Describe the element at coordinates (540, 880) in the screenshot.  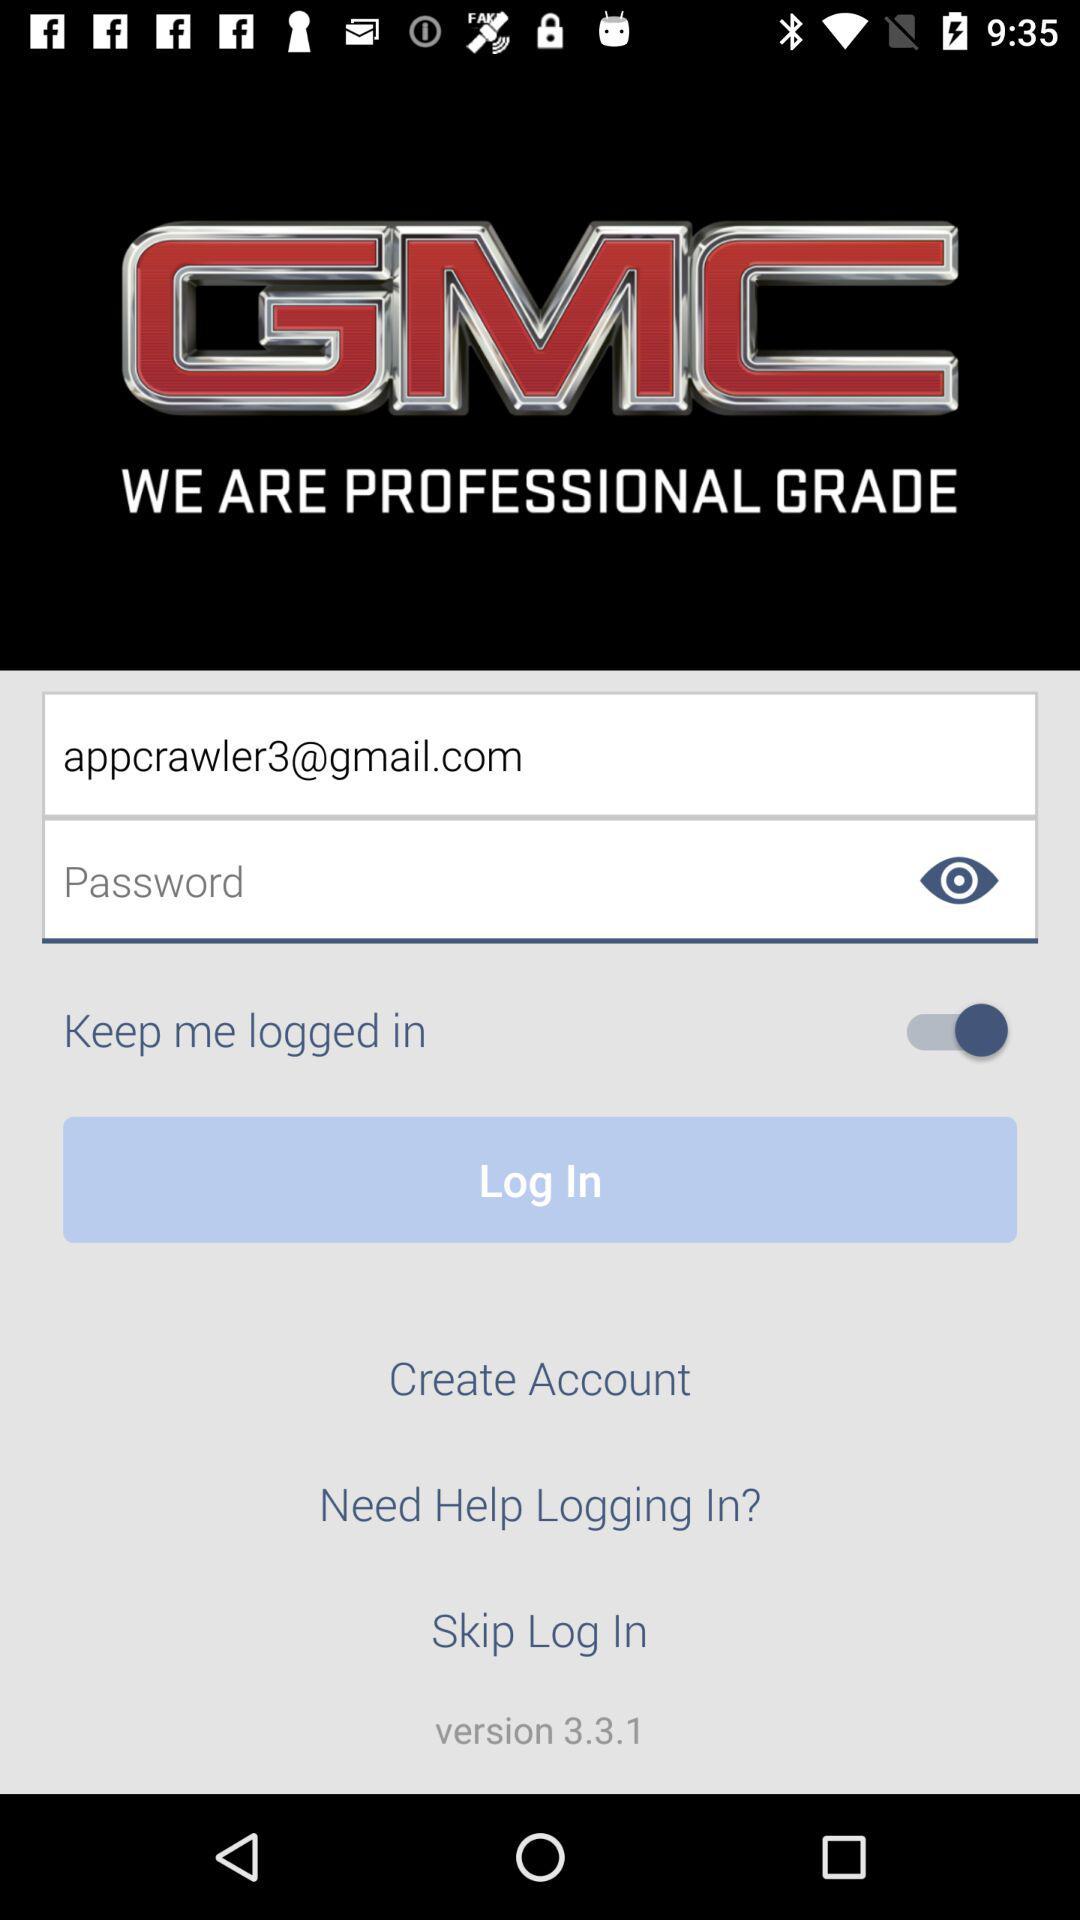
I see `password textbox` at that location.